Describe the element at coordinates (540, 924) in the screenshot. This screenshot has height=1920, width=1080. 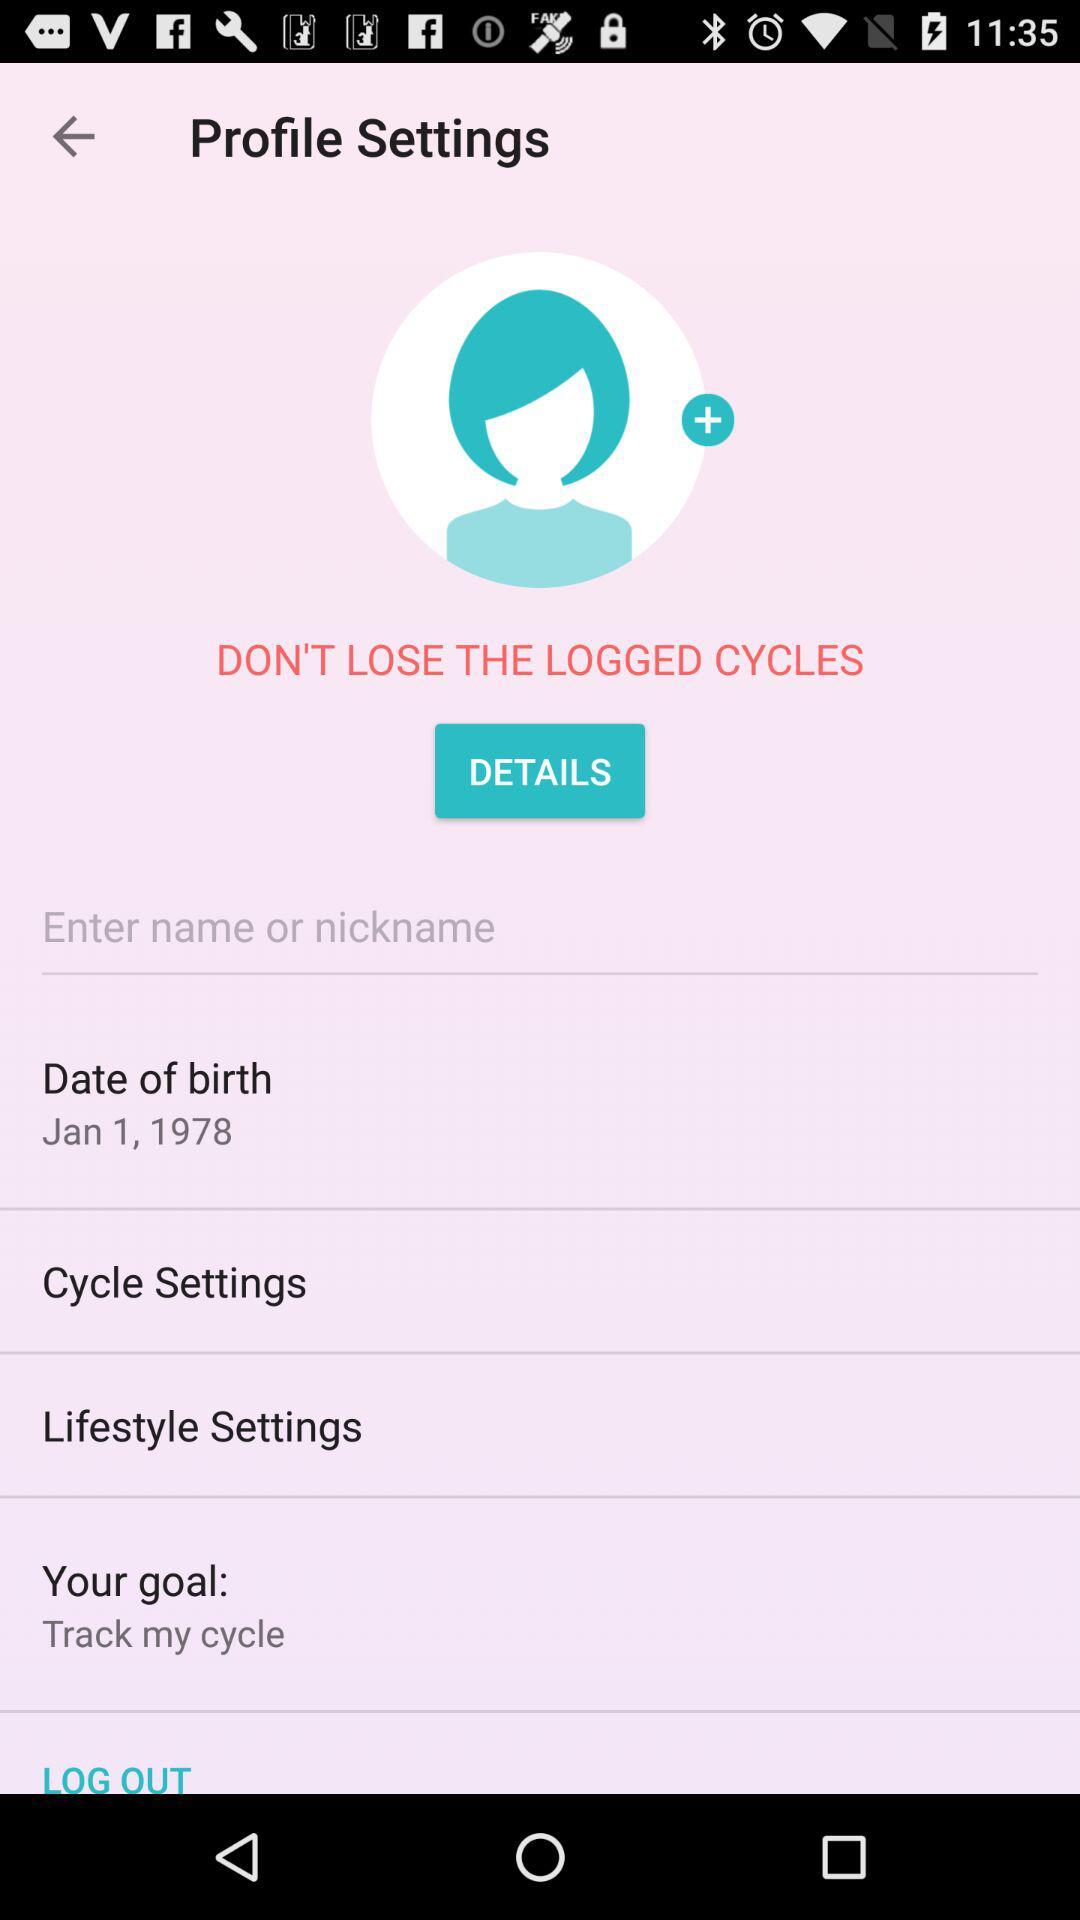
I see `name or nickname to set up the profile` at that location.